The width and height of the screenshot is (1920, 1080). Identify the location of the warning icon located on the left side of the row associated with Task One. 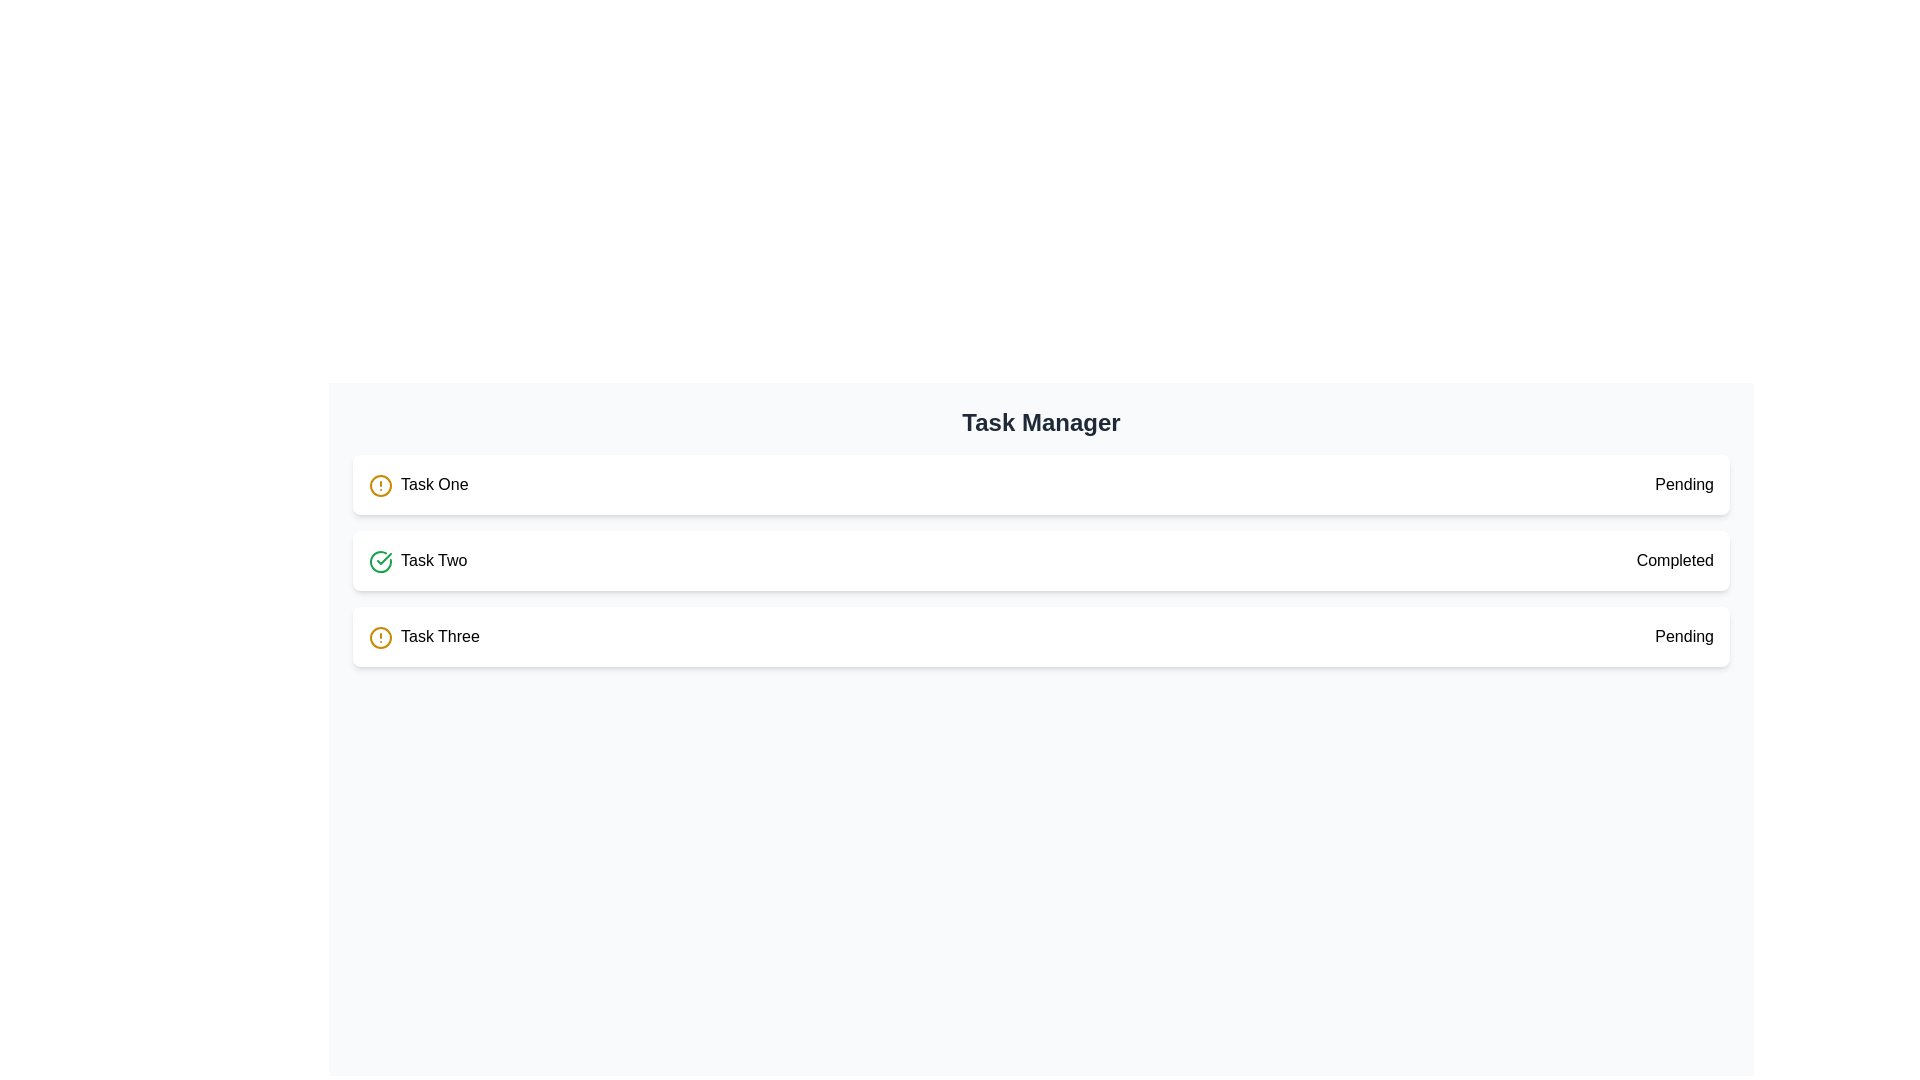
(380, 485).